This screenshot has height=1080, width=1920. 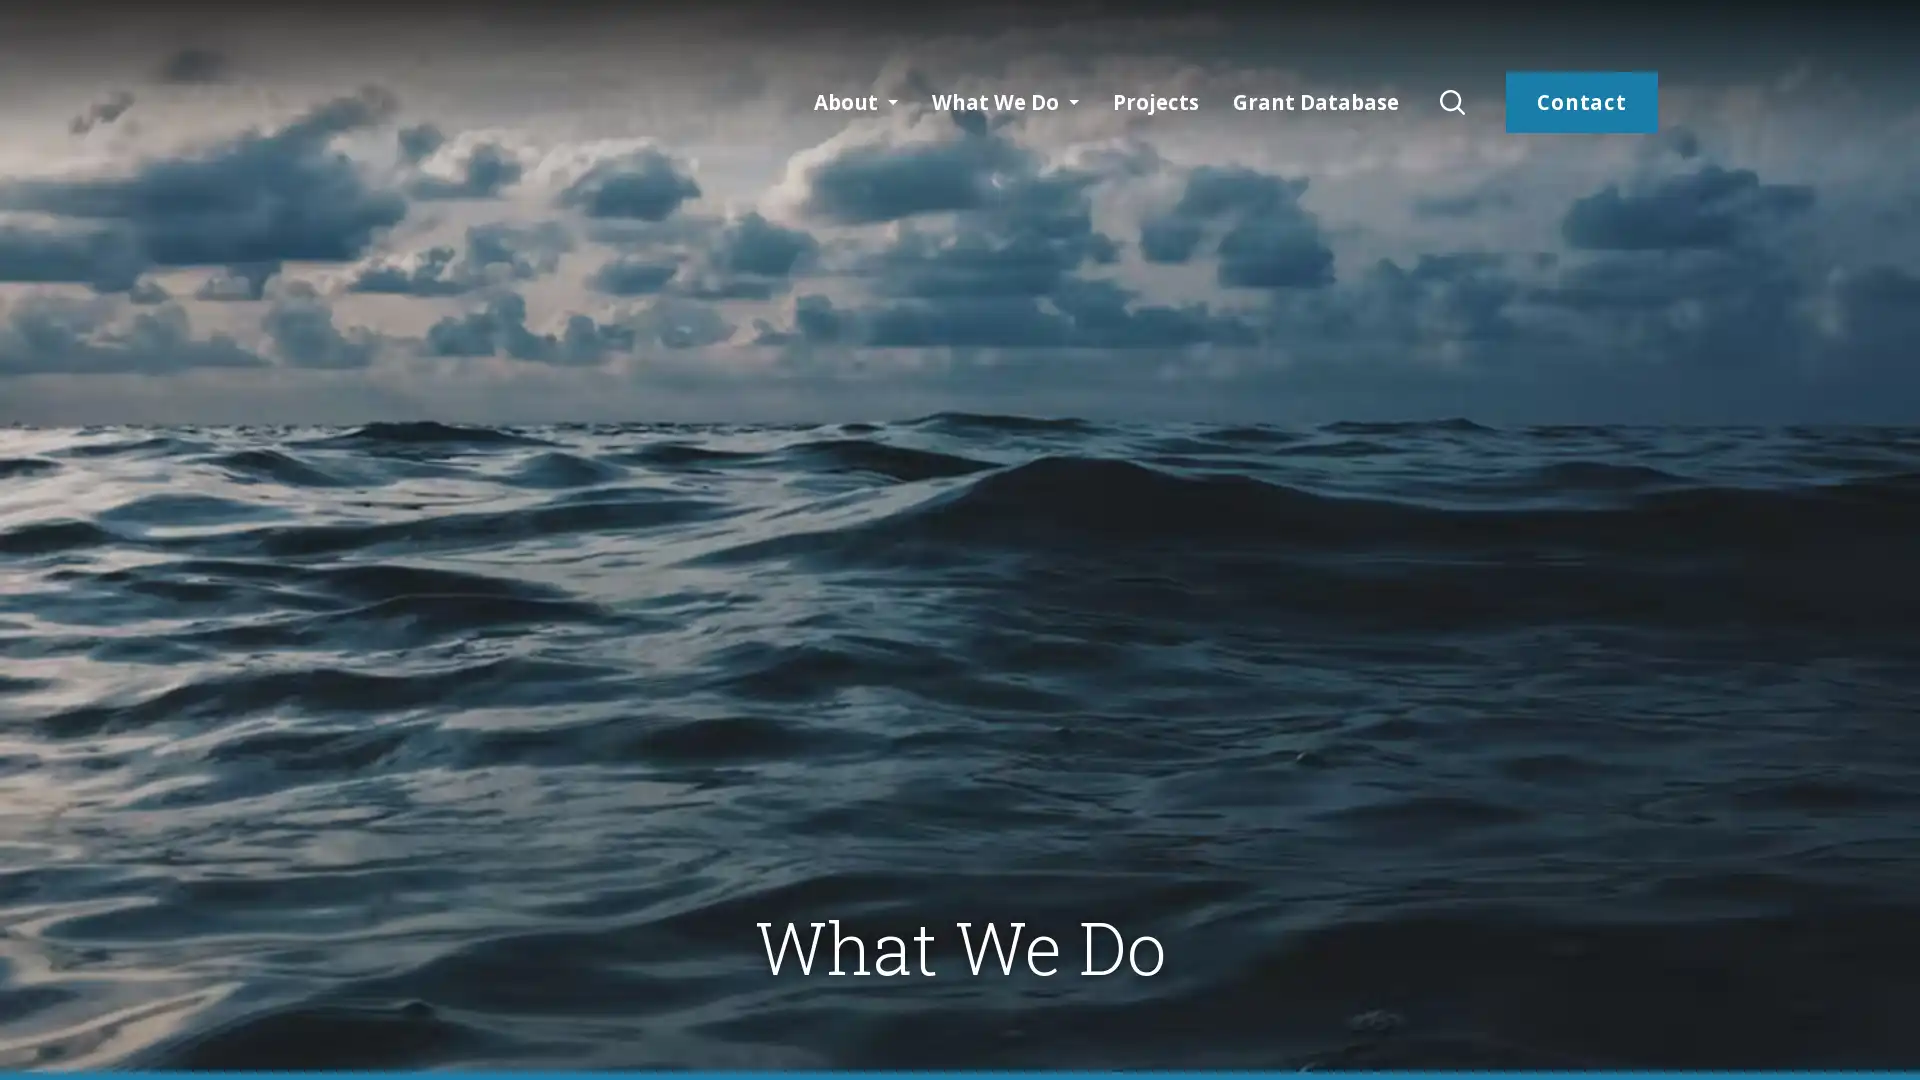 I want to click on Customize, so click(x=1575, y=1039).